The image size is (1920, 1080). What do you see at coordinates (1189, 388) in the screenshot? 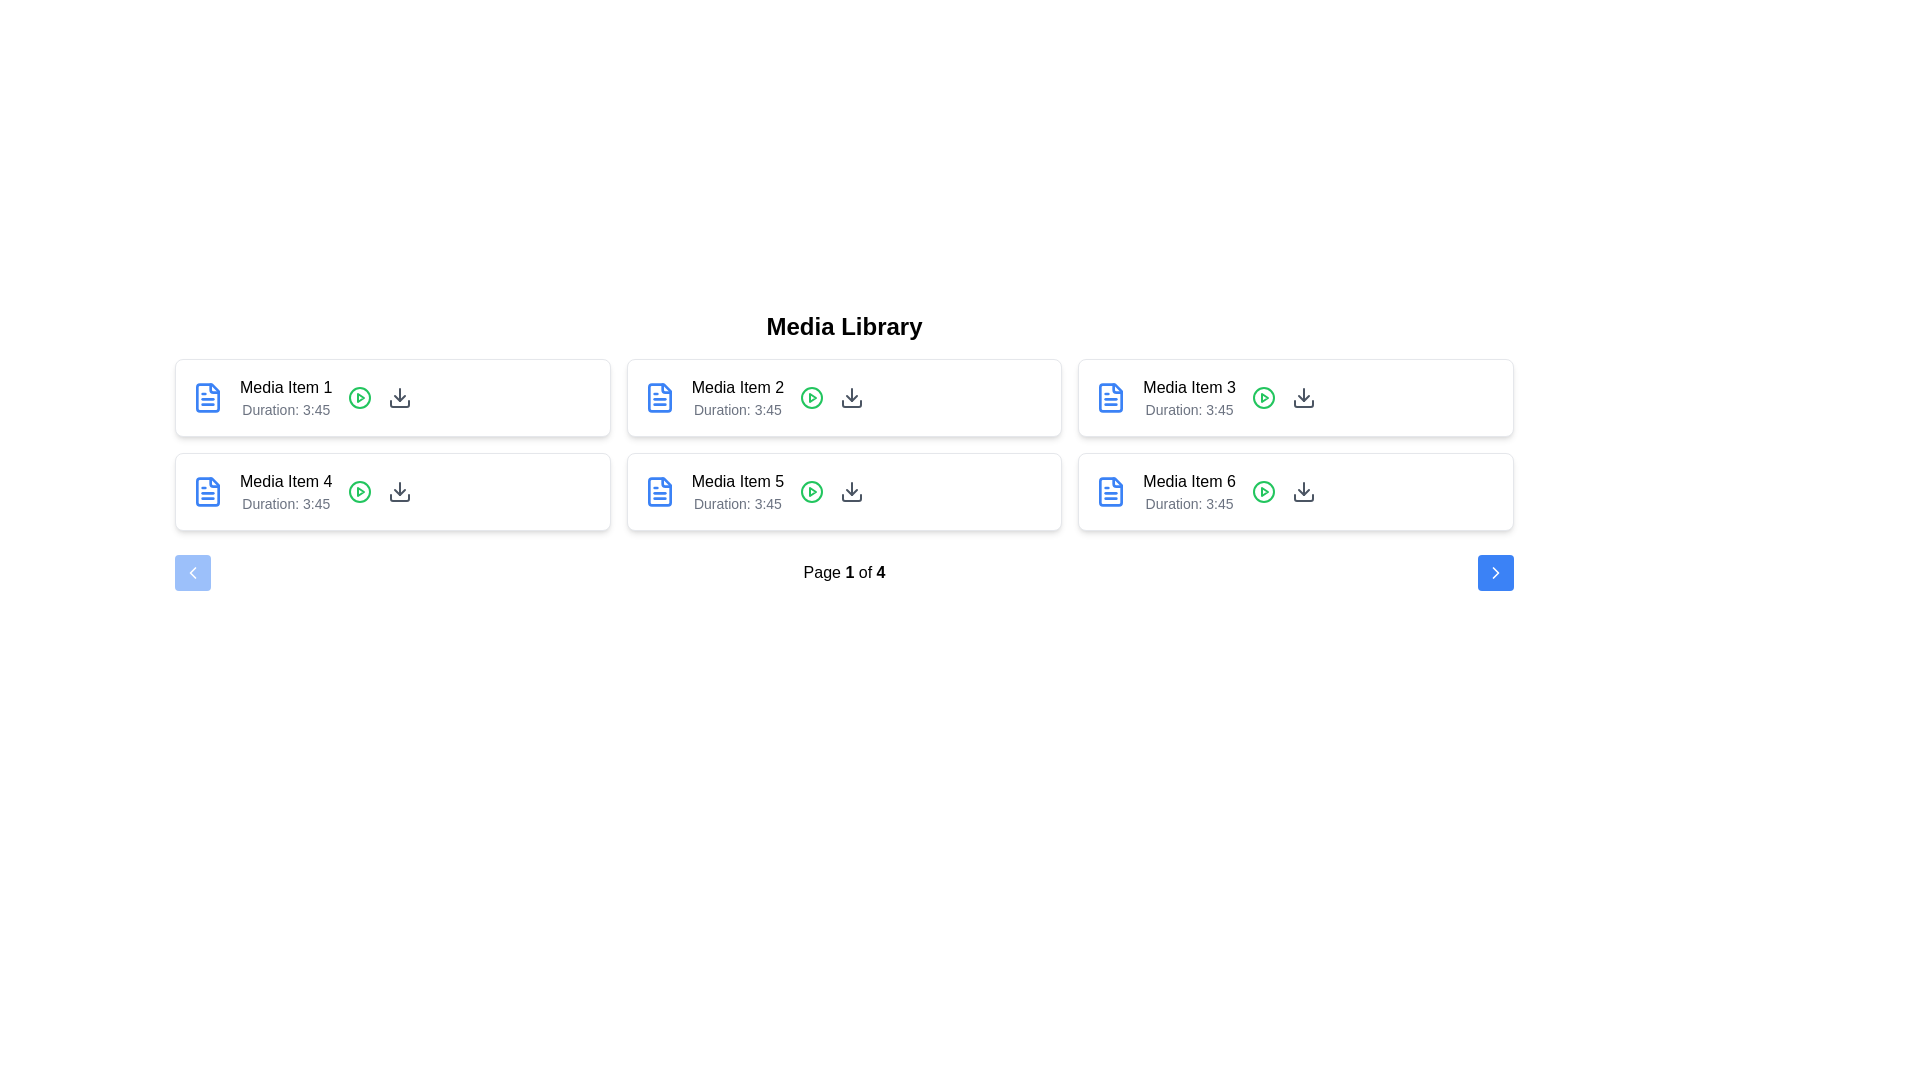
I see `the Text Label that identifies the media item as 'Media Item 3', located in the second row, second column of the media library grid` at bounding box center [1189, 388].